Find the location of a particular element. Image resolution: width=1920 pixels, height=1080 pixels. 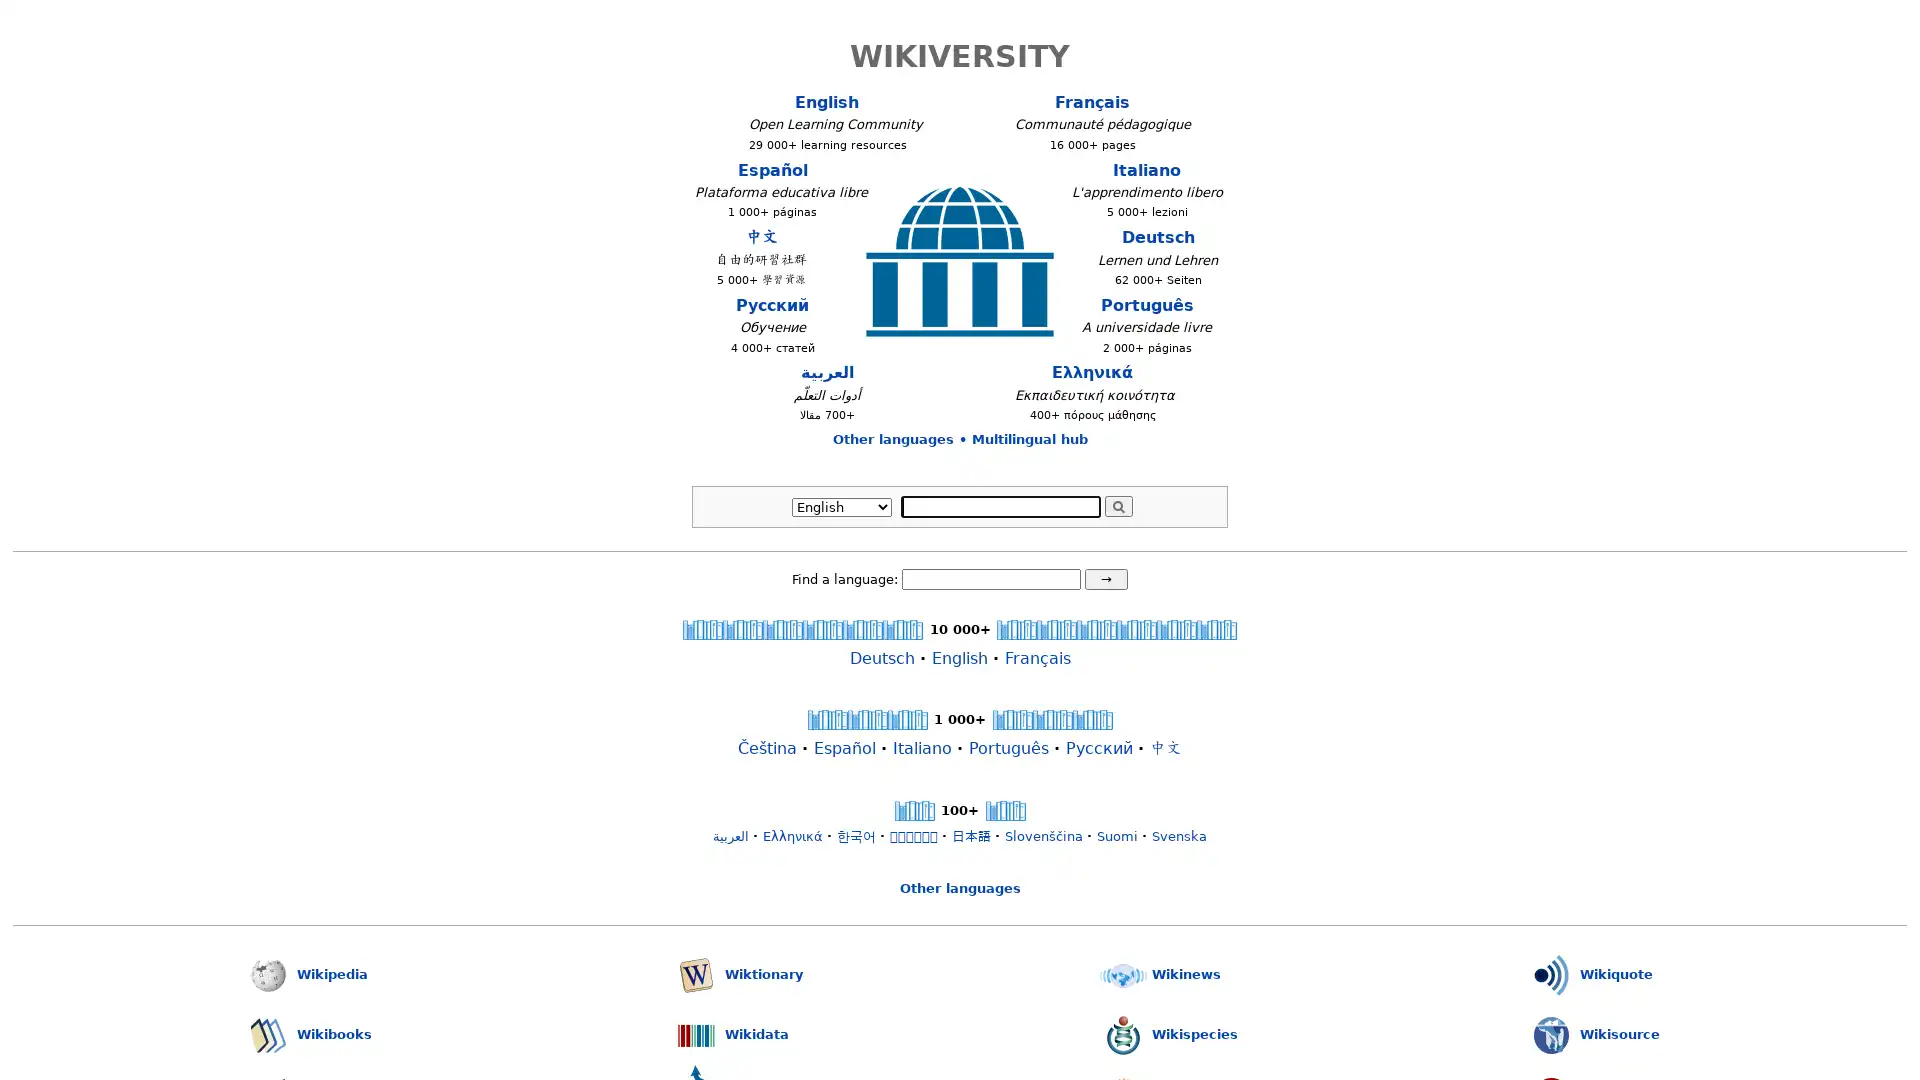

Search is located at coordinates (1117, 504).